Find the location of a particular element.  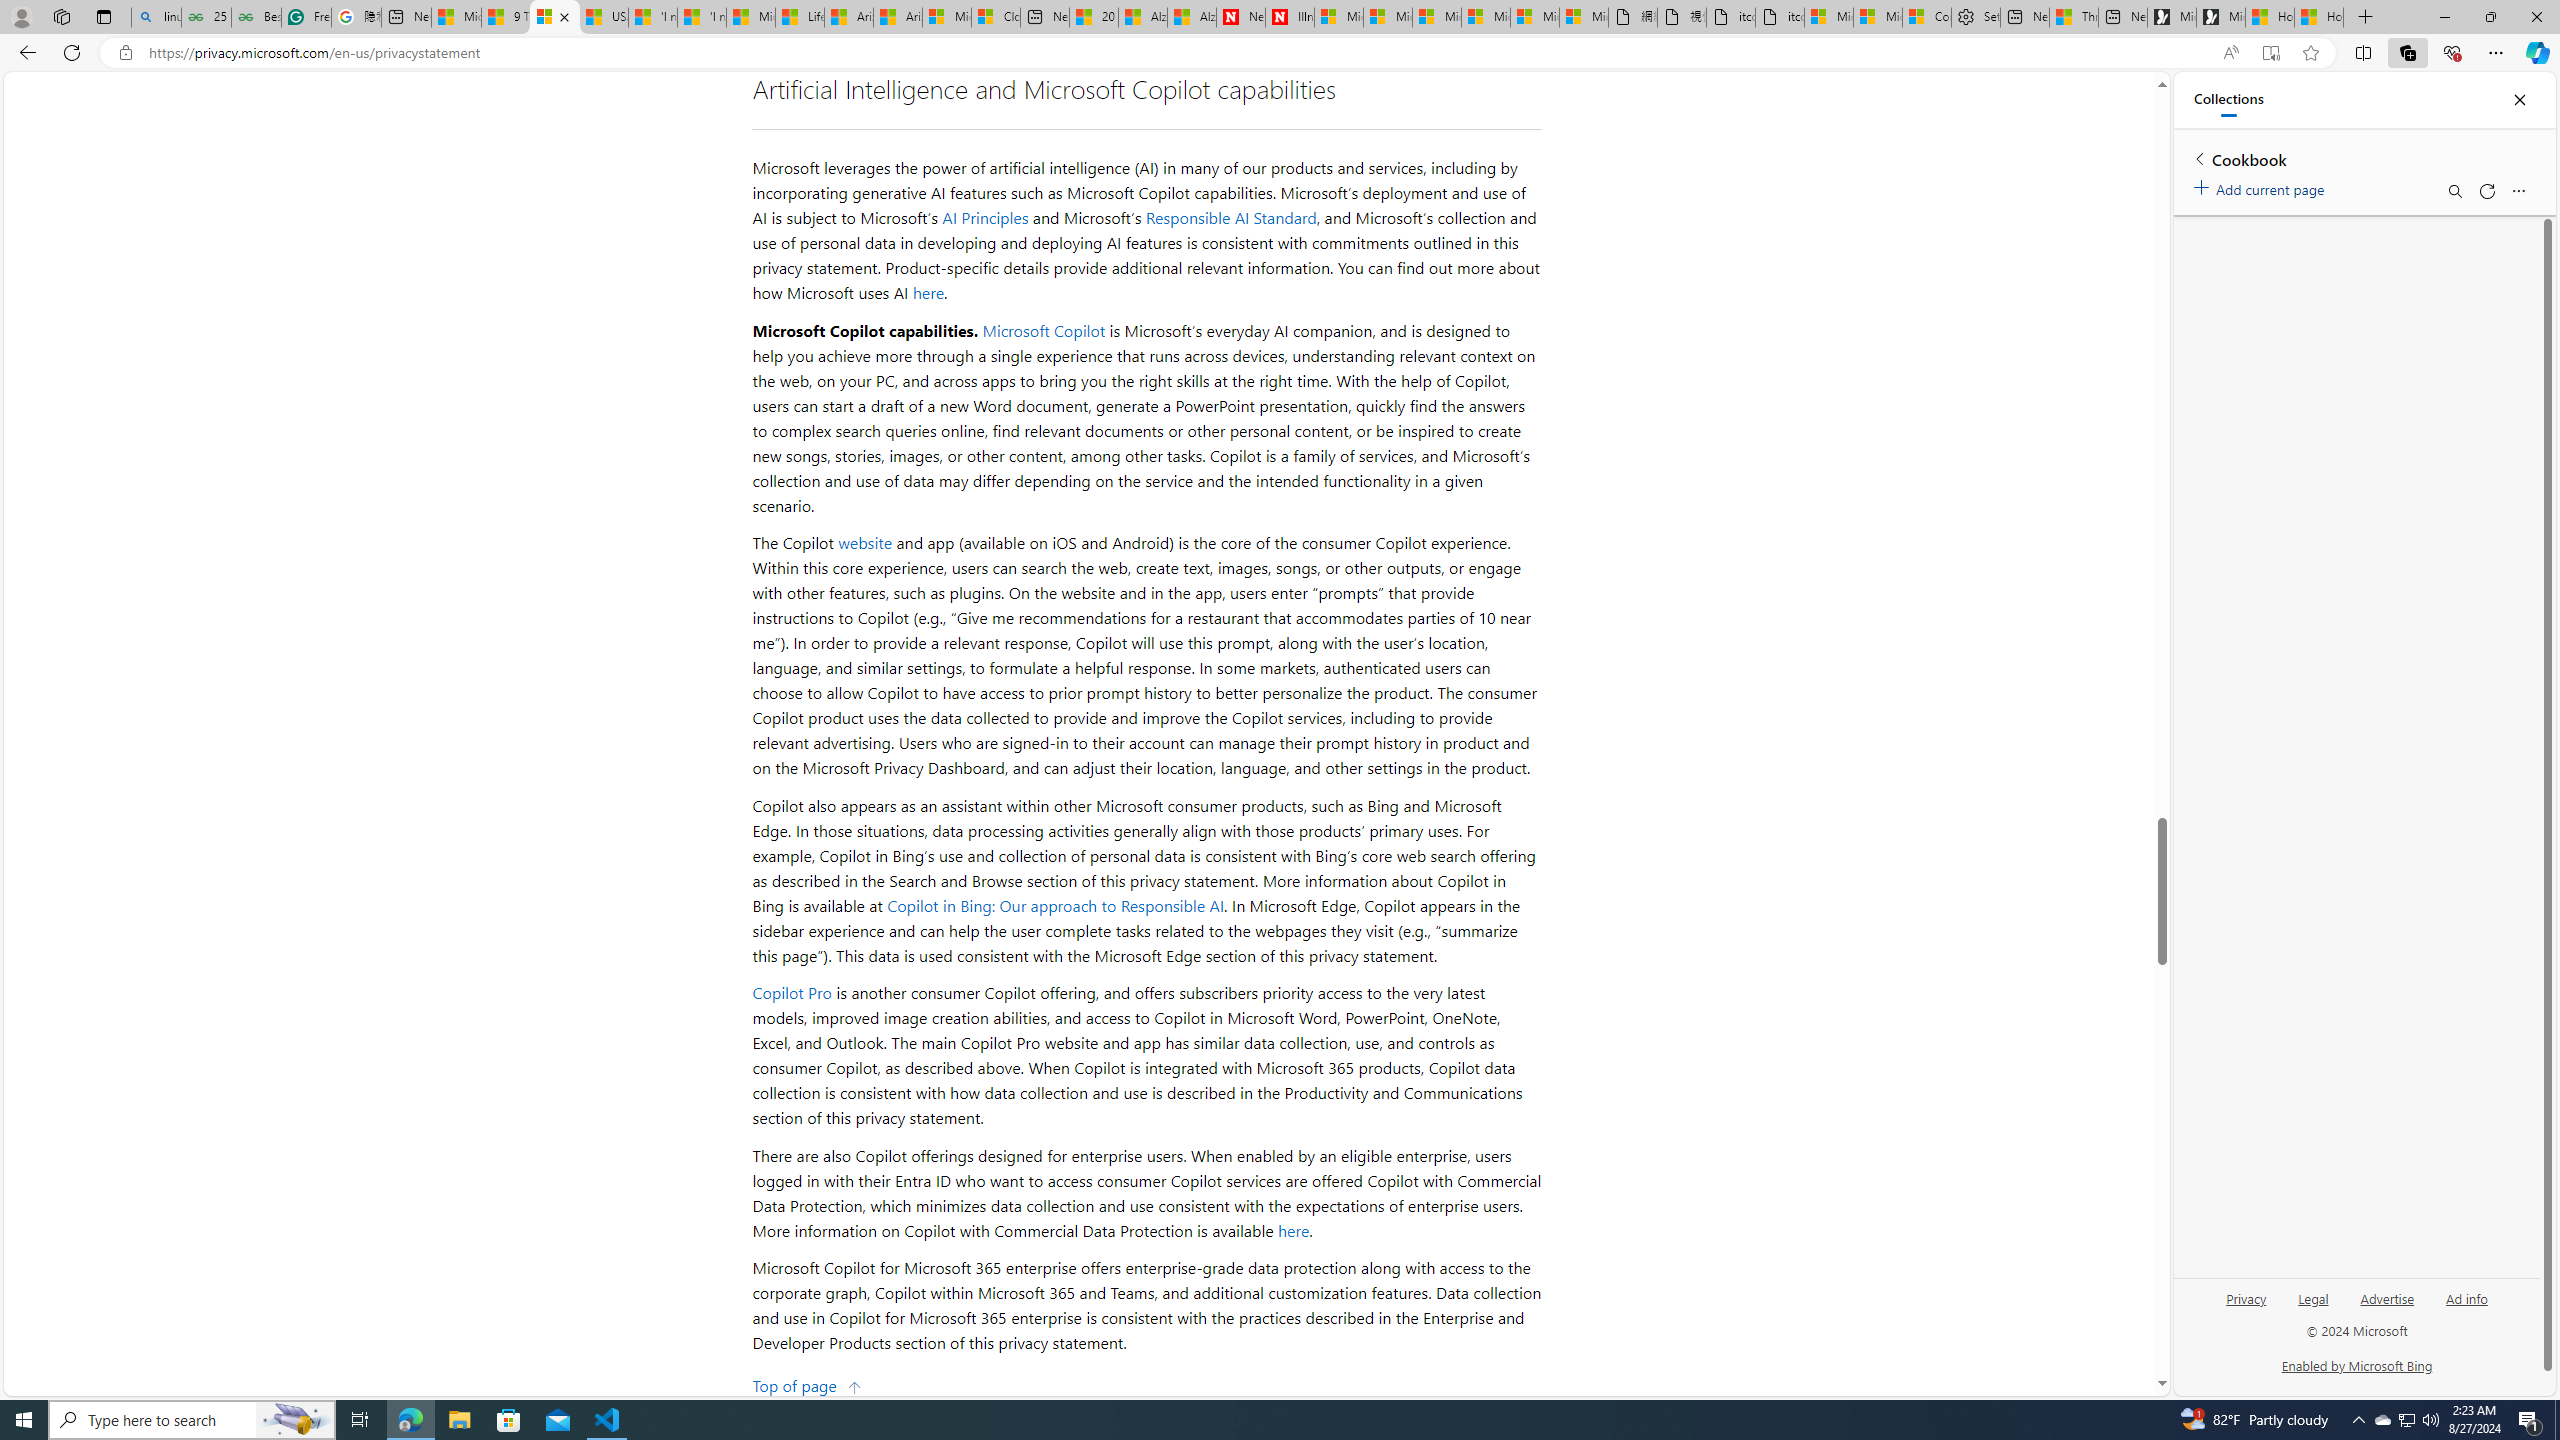

'Responsible AI Standard' is located at coordinates (1230, 218).